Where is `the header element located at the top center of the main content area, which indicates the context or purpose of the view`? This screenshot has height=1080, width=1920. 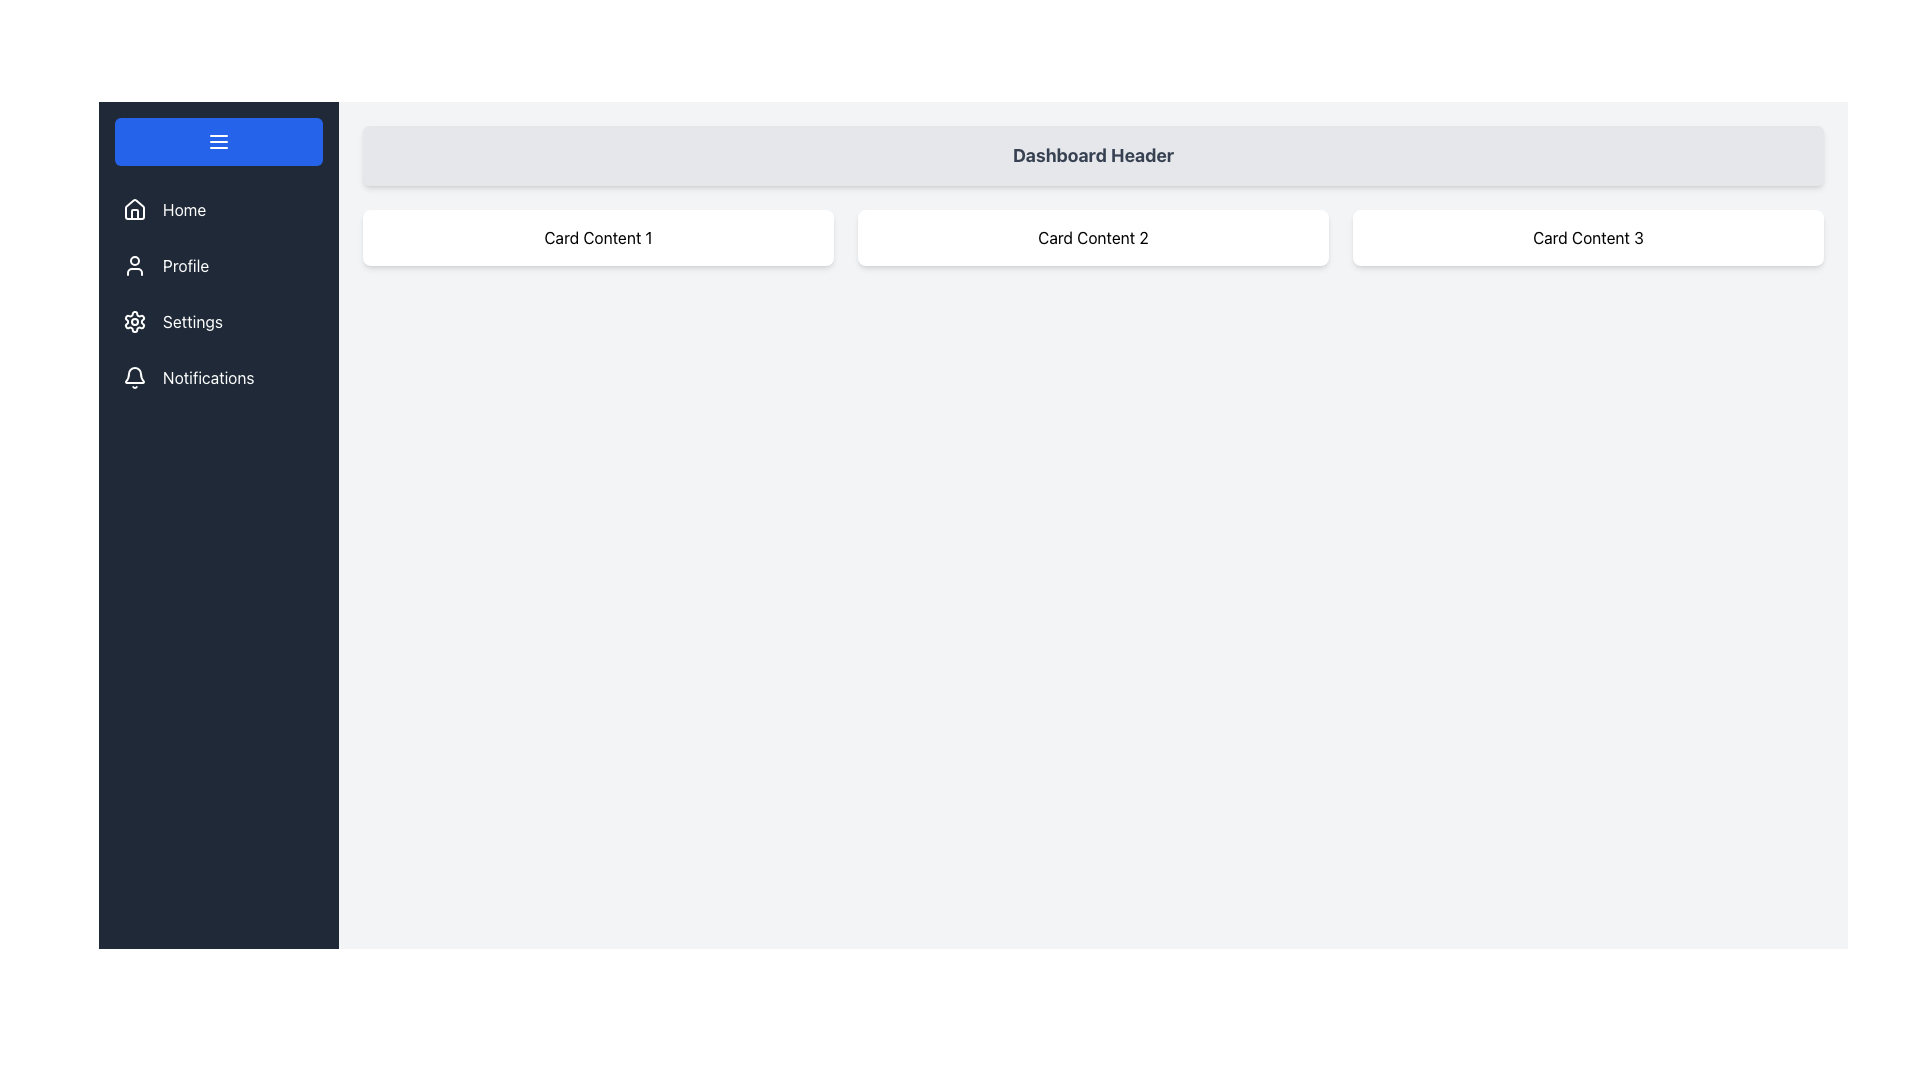 the header element located at the top center of the main content area, which indicates the context or purpose of the view is located at coordinates (1092, 154).